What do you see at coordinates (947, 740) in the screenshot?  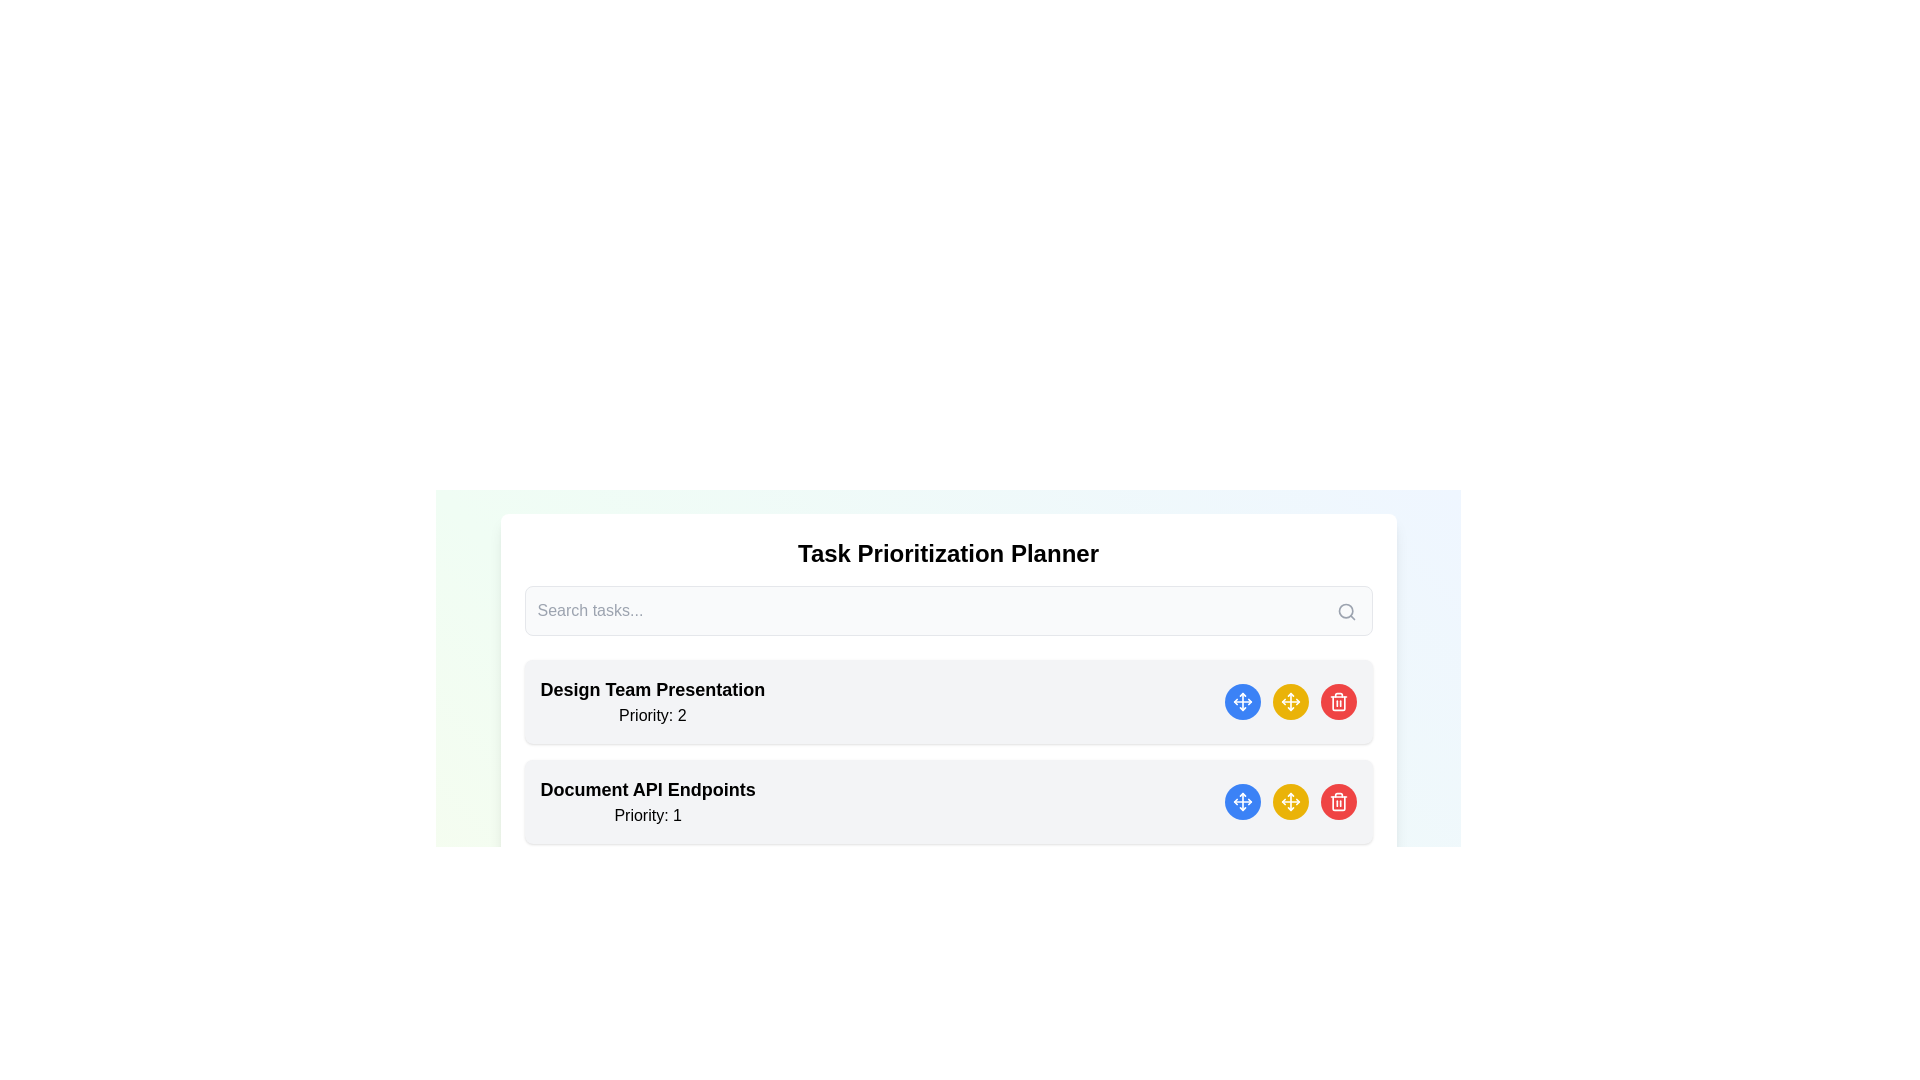 I see `the priority indicators located within the white card that contains a list of tasks, which is situated below the search bar and above additional interface components in the Task Prioritization Planner` at bounding box center [947, 740].